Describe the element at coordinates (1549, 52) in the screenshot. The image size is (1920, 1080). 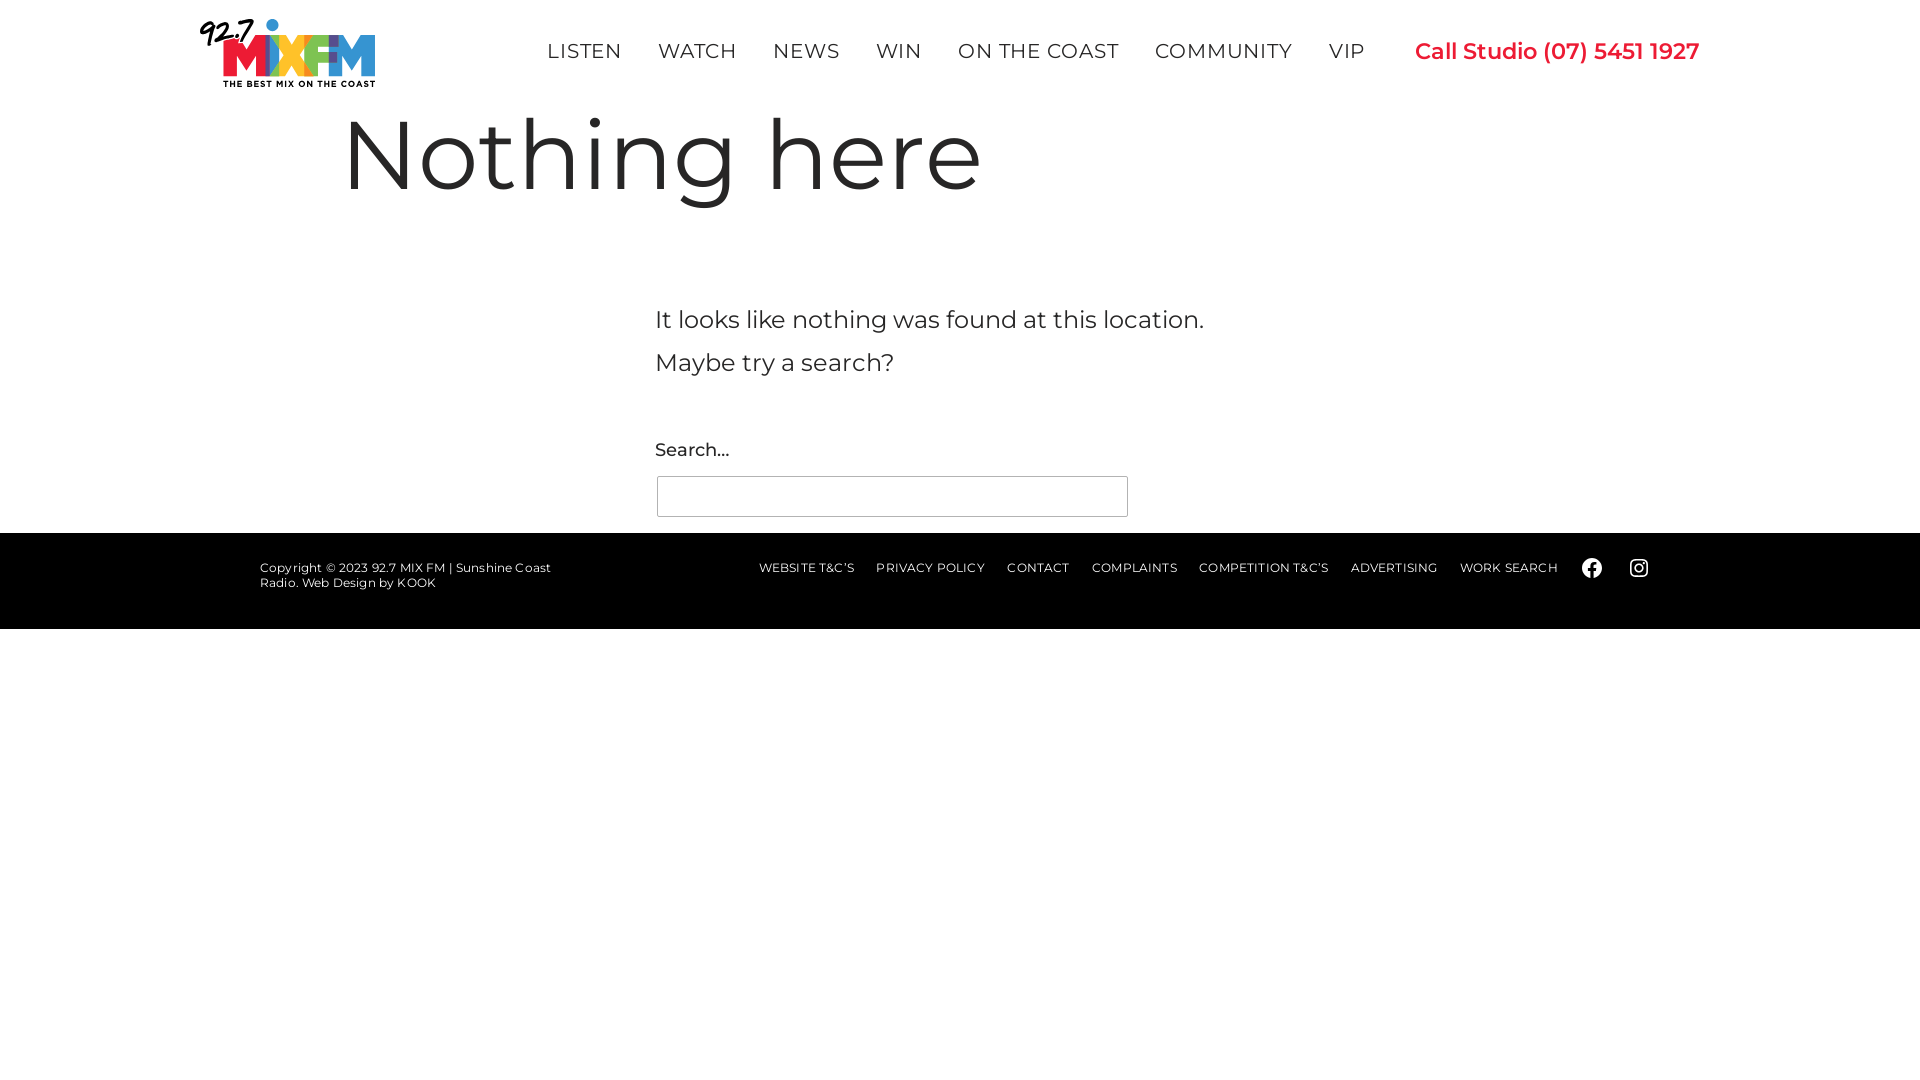
I see `'Call Studio (07) 5451 1927'` at that location.